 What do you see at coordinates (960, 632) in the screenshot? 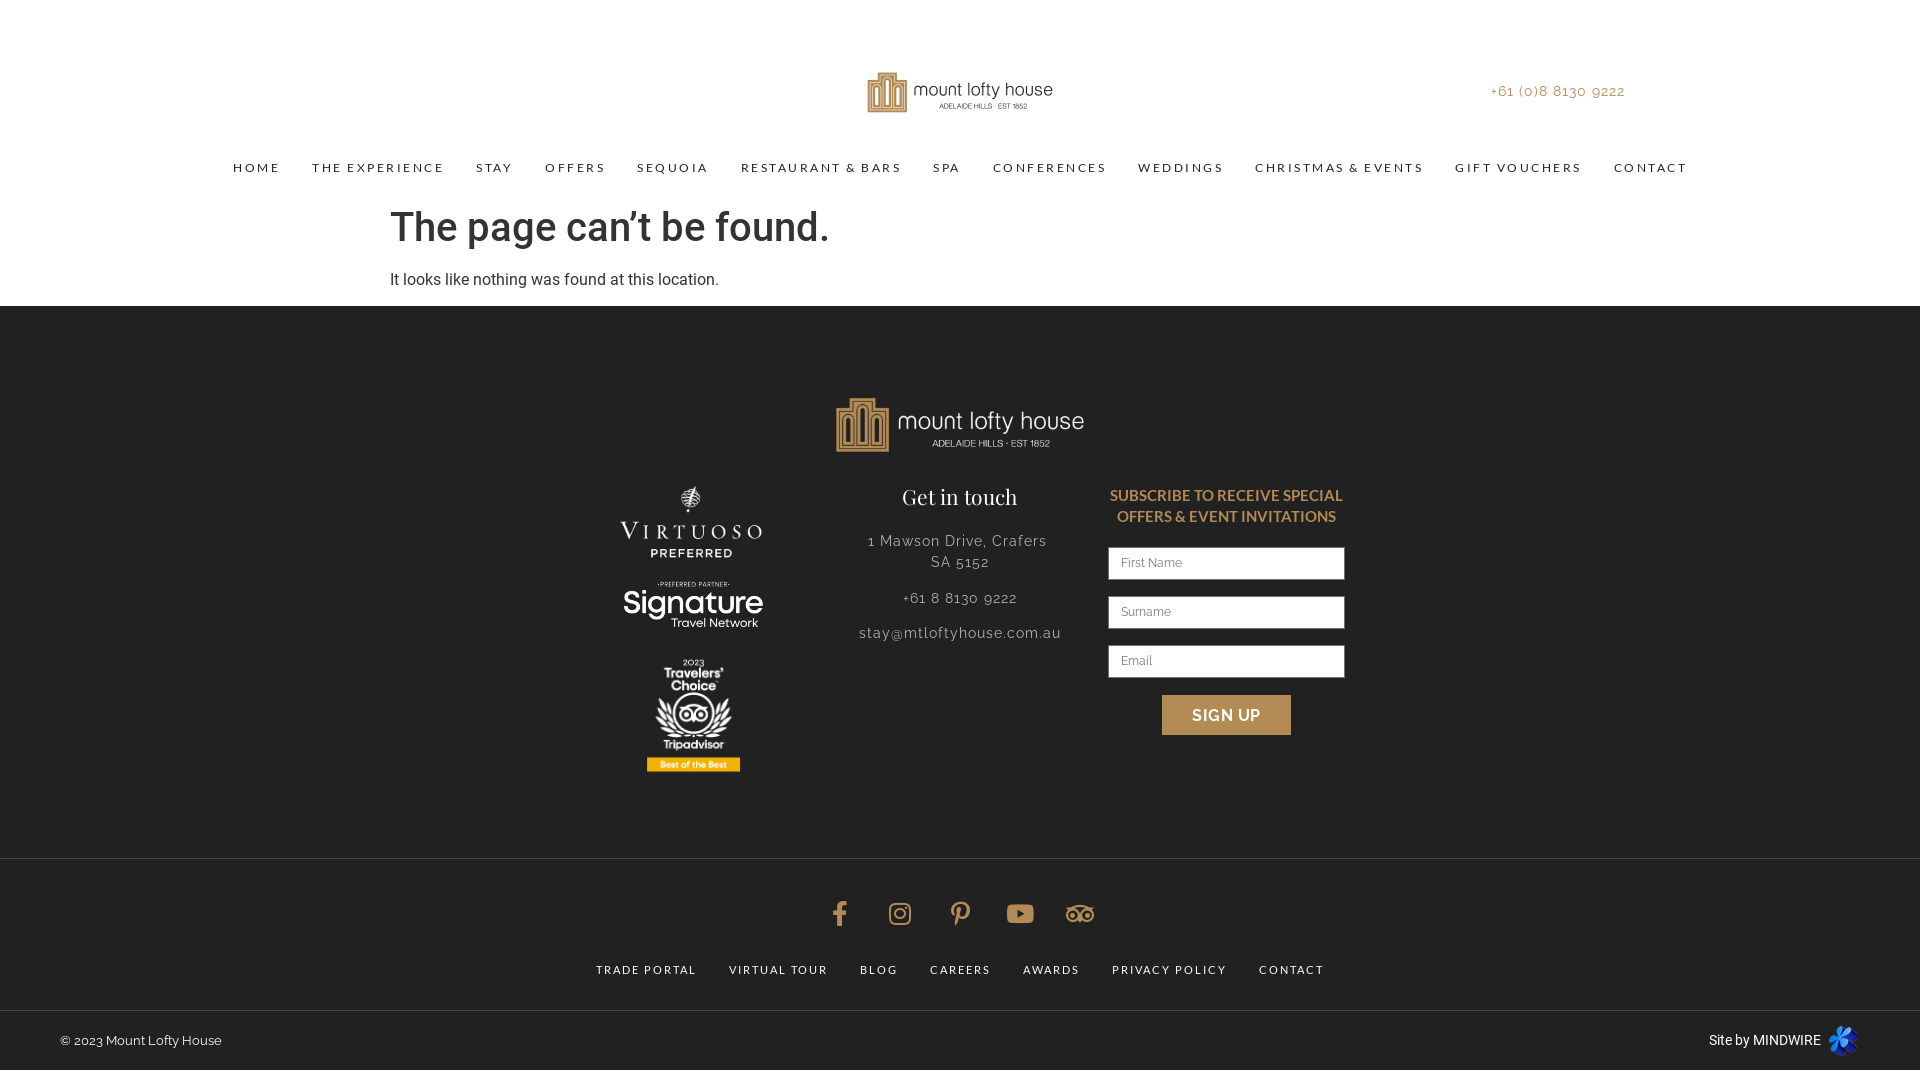
I see `'stay@mtloftyhouse.com.au'` at bounding box center [960, 632].